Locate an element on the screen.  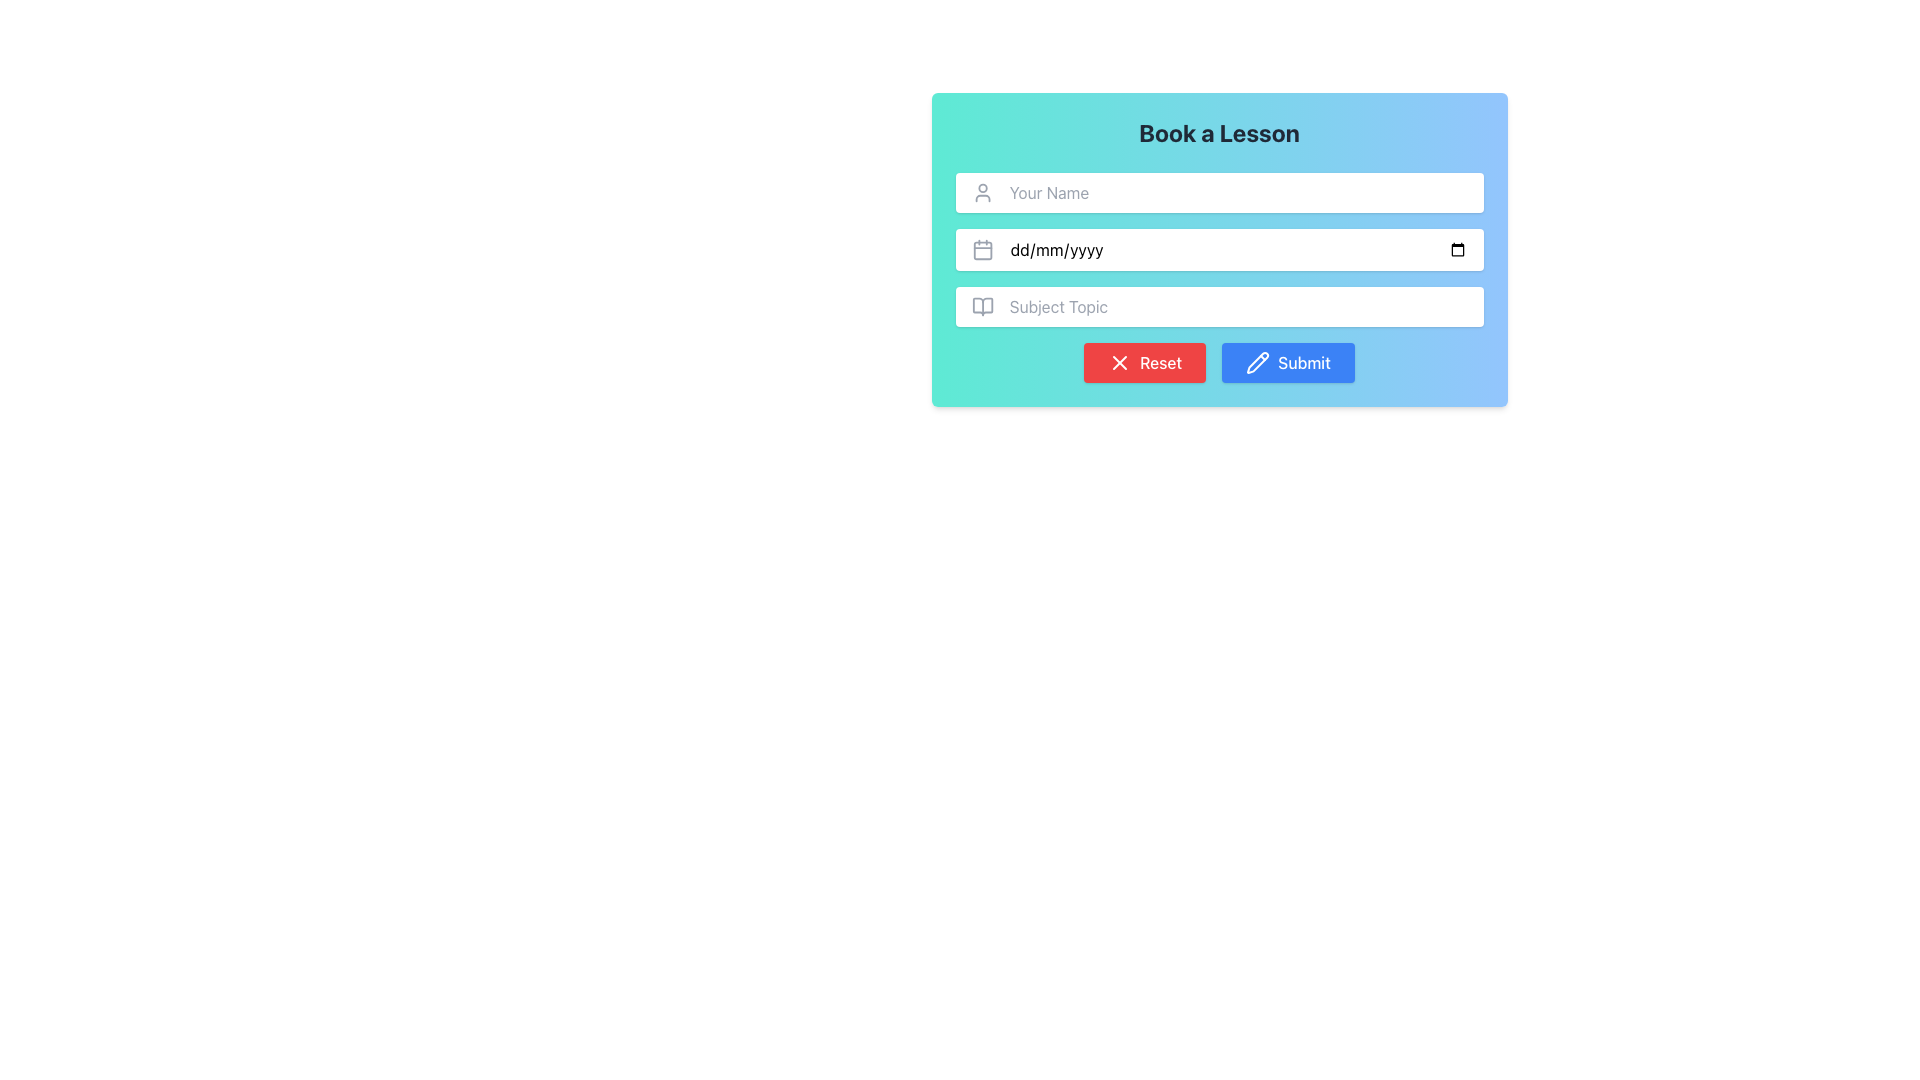
a date on the datepicker within the Form Section located below the header 'Book a Lesson' is located at coordinates (1218, 277).